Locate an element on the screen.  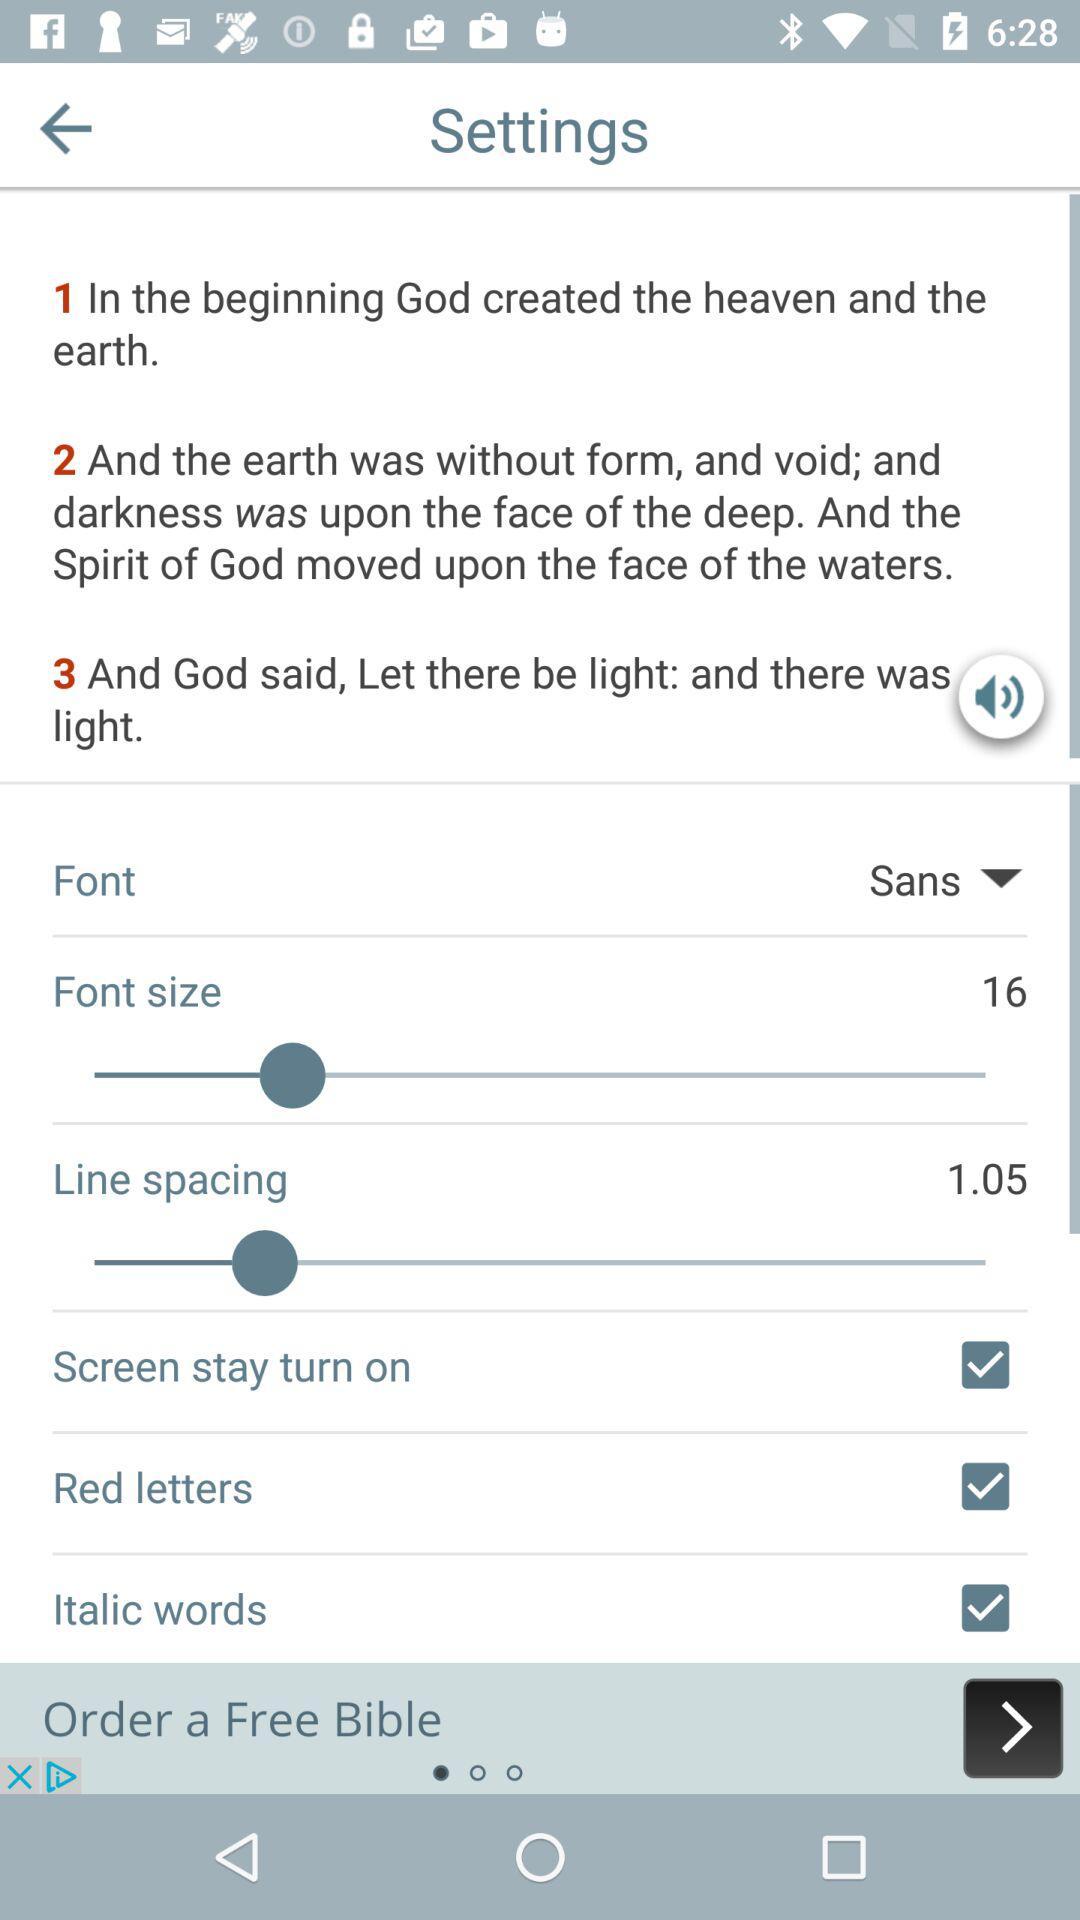
italic words is located at coordinates (984, 1608).